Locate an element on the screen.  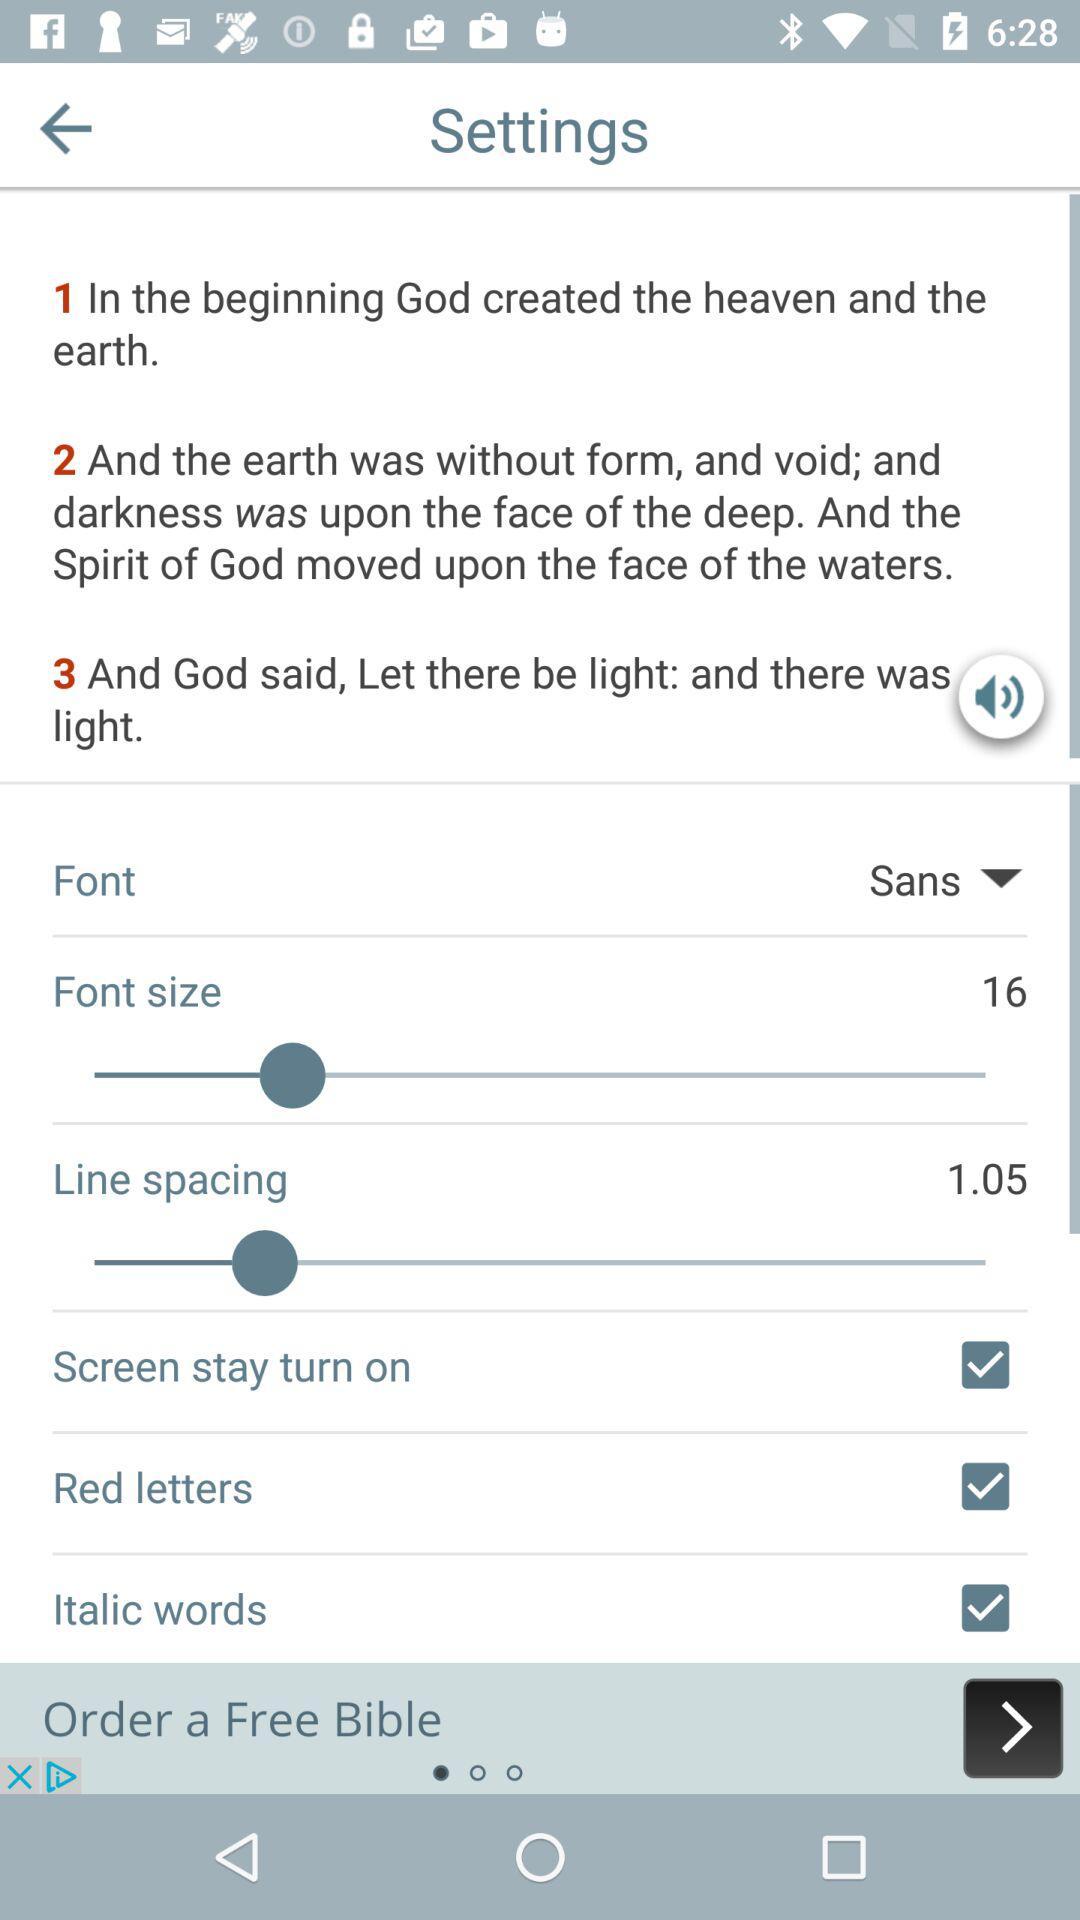
italic words is located at coordinates (984, 1608).